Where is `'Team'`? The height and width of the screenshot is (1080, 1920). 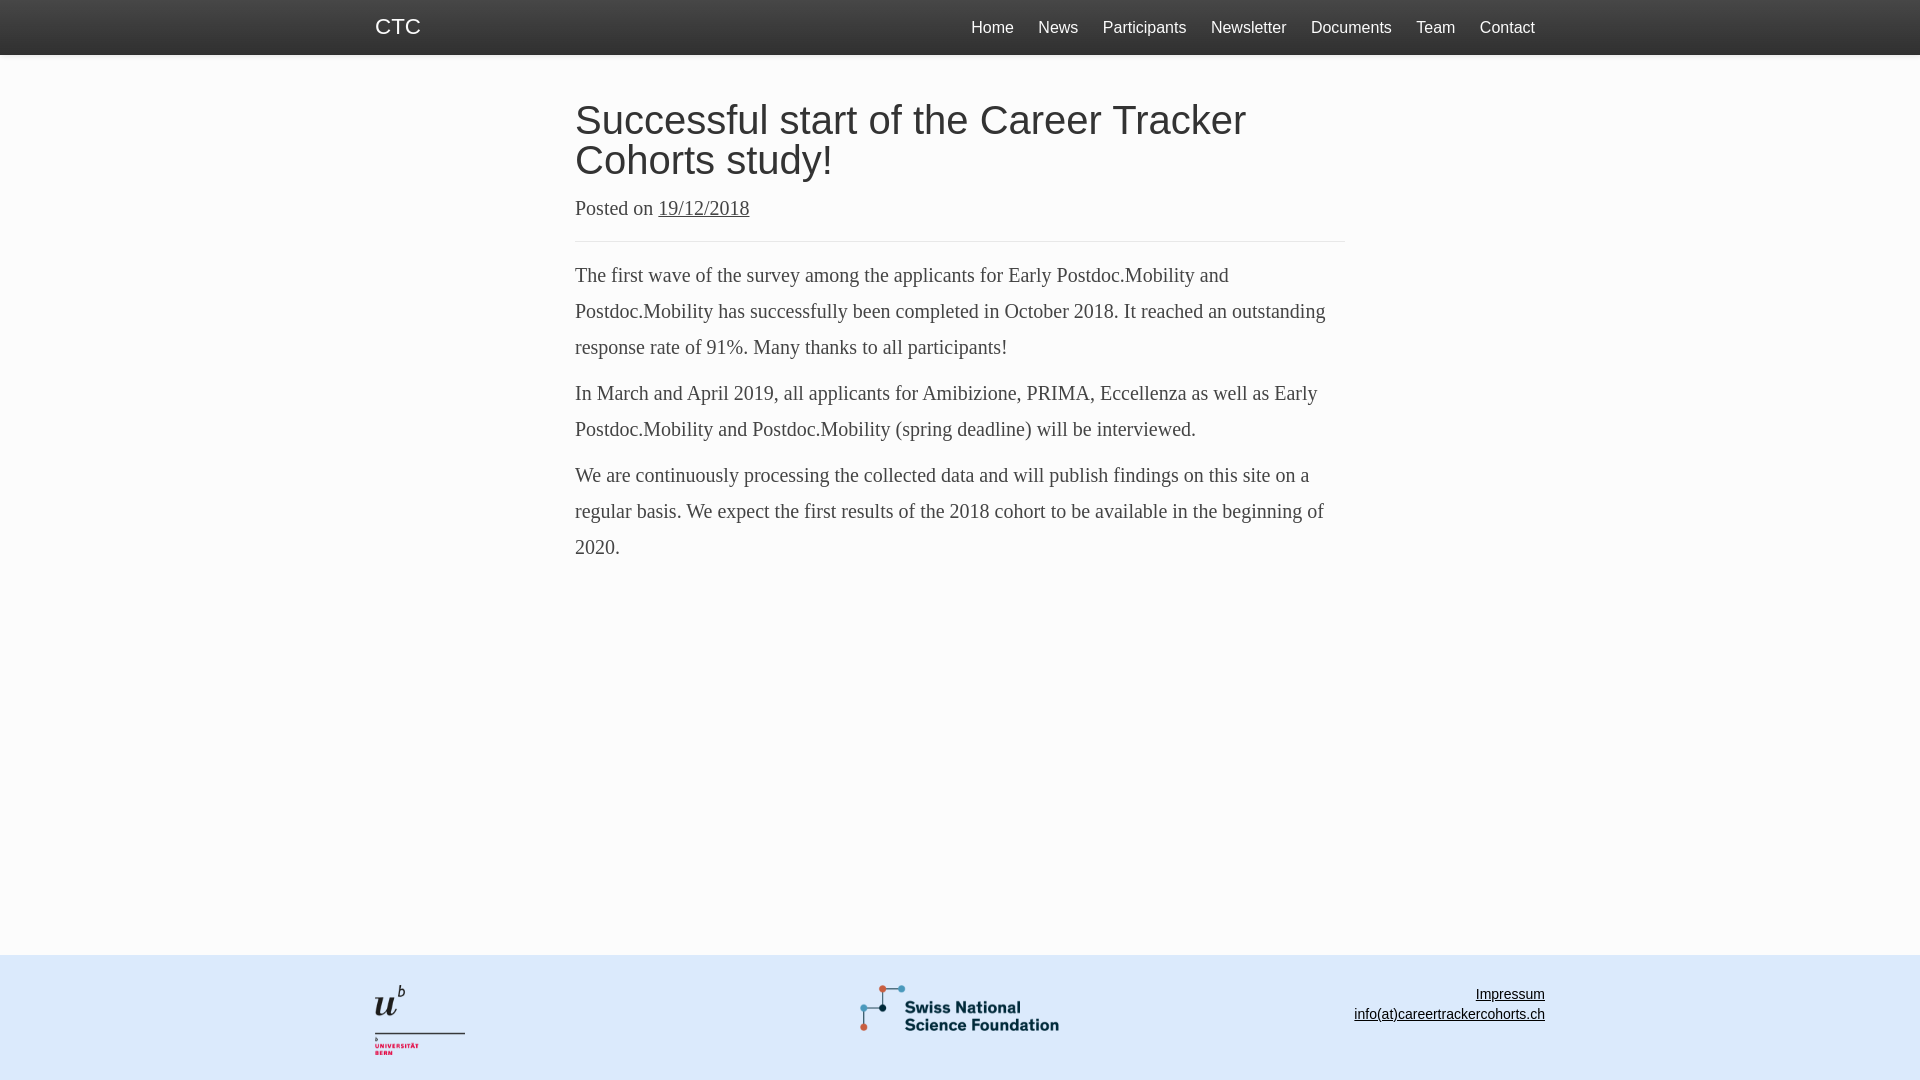 'Team' is located at coordinates (1434, 27).